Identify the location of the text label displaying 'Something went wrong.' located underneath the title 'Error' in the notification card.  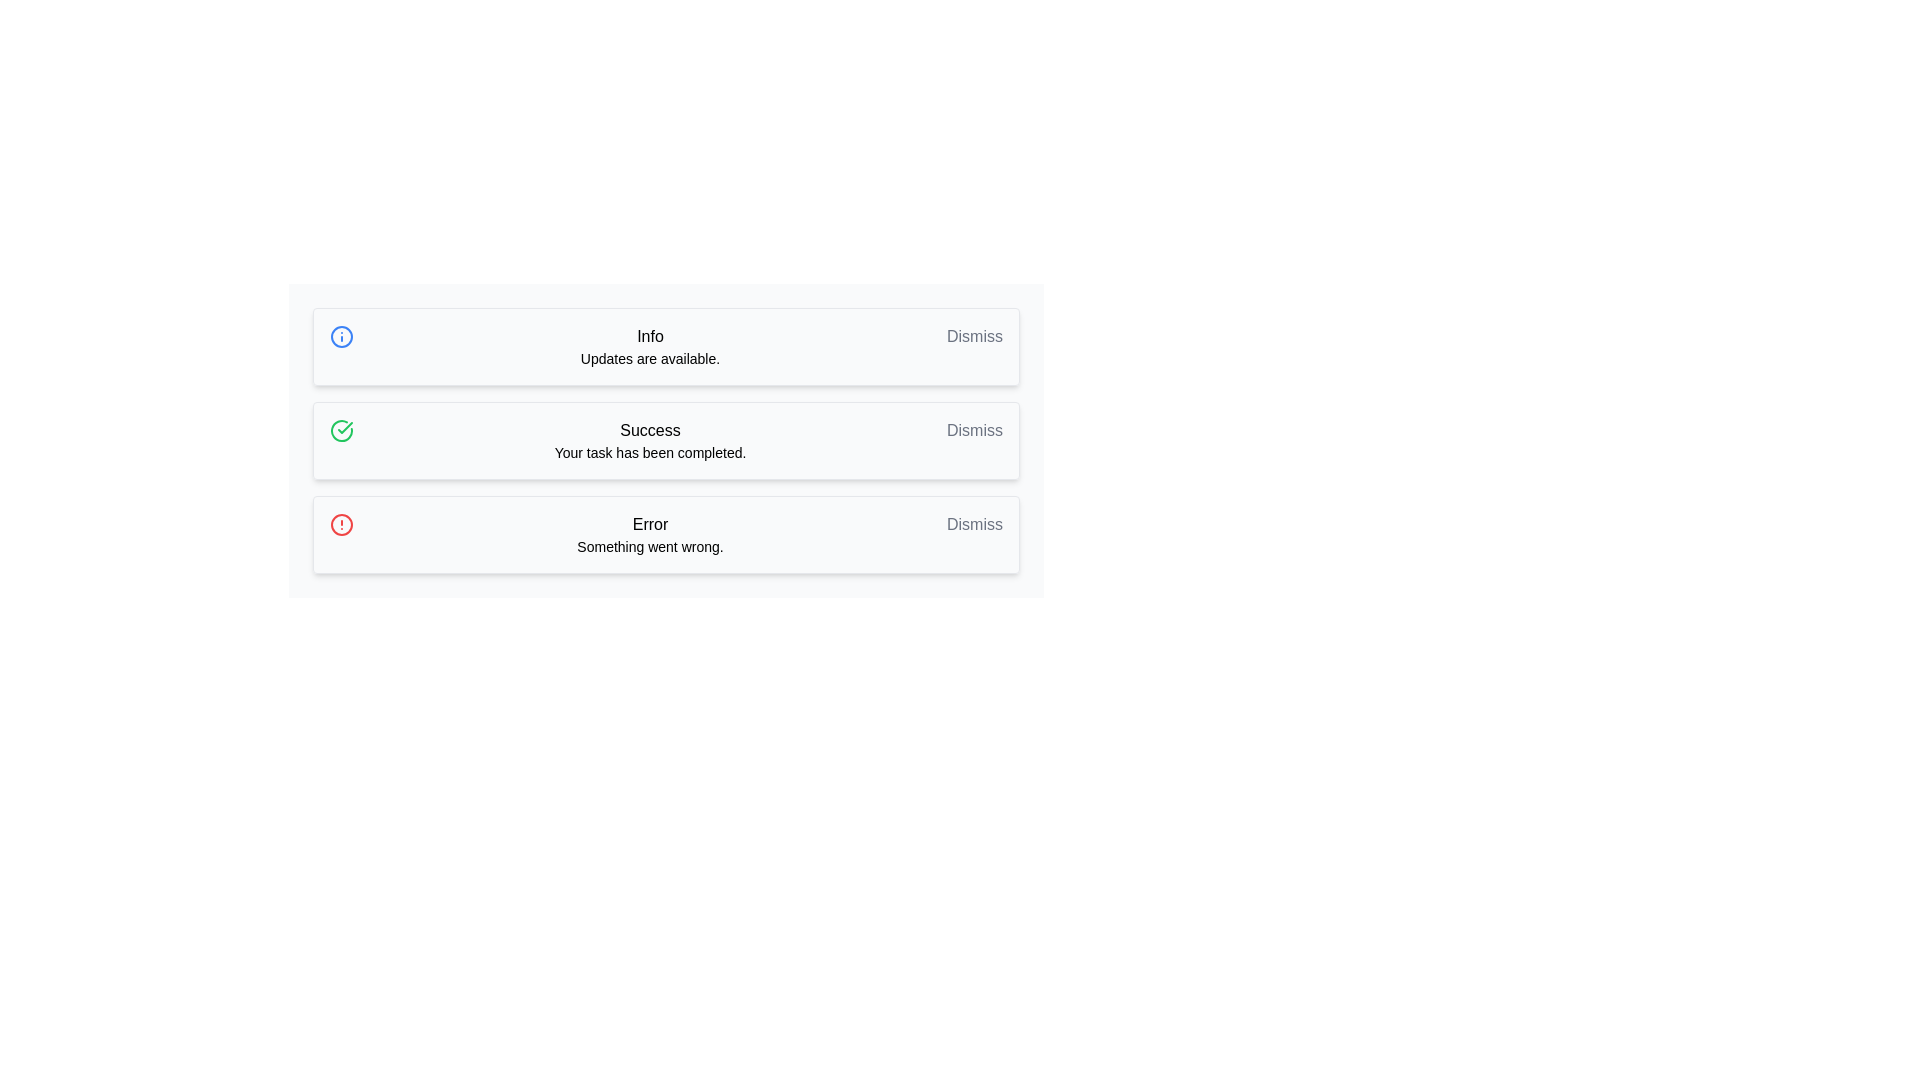
(650, 547).